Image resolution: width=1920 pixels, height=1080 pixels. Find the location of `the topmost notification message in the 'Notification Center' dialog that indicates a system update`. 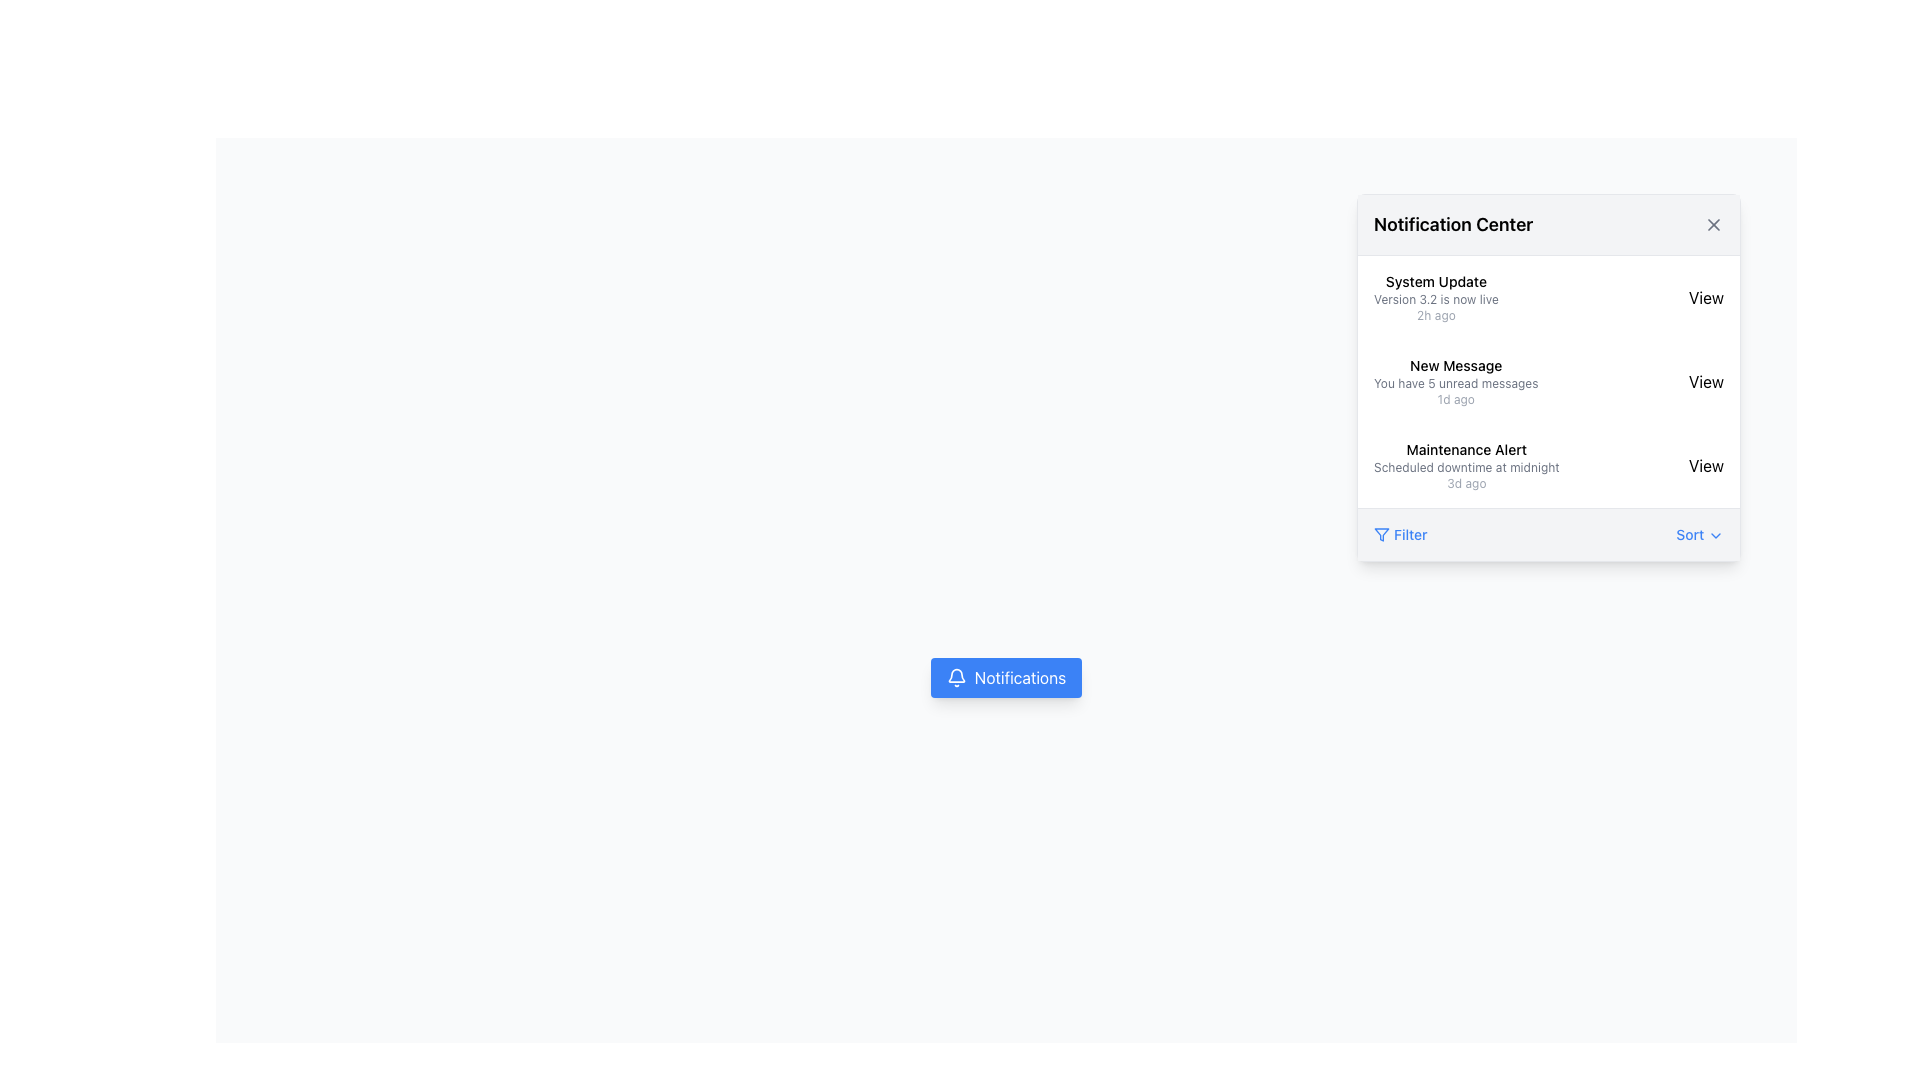

the topmost notification message in the 'Notification Center' dialog that indicates a system update is located at coordinates (1435, 297).